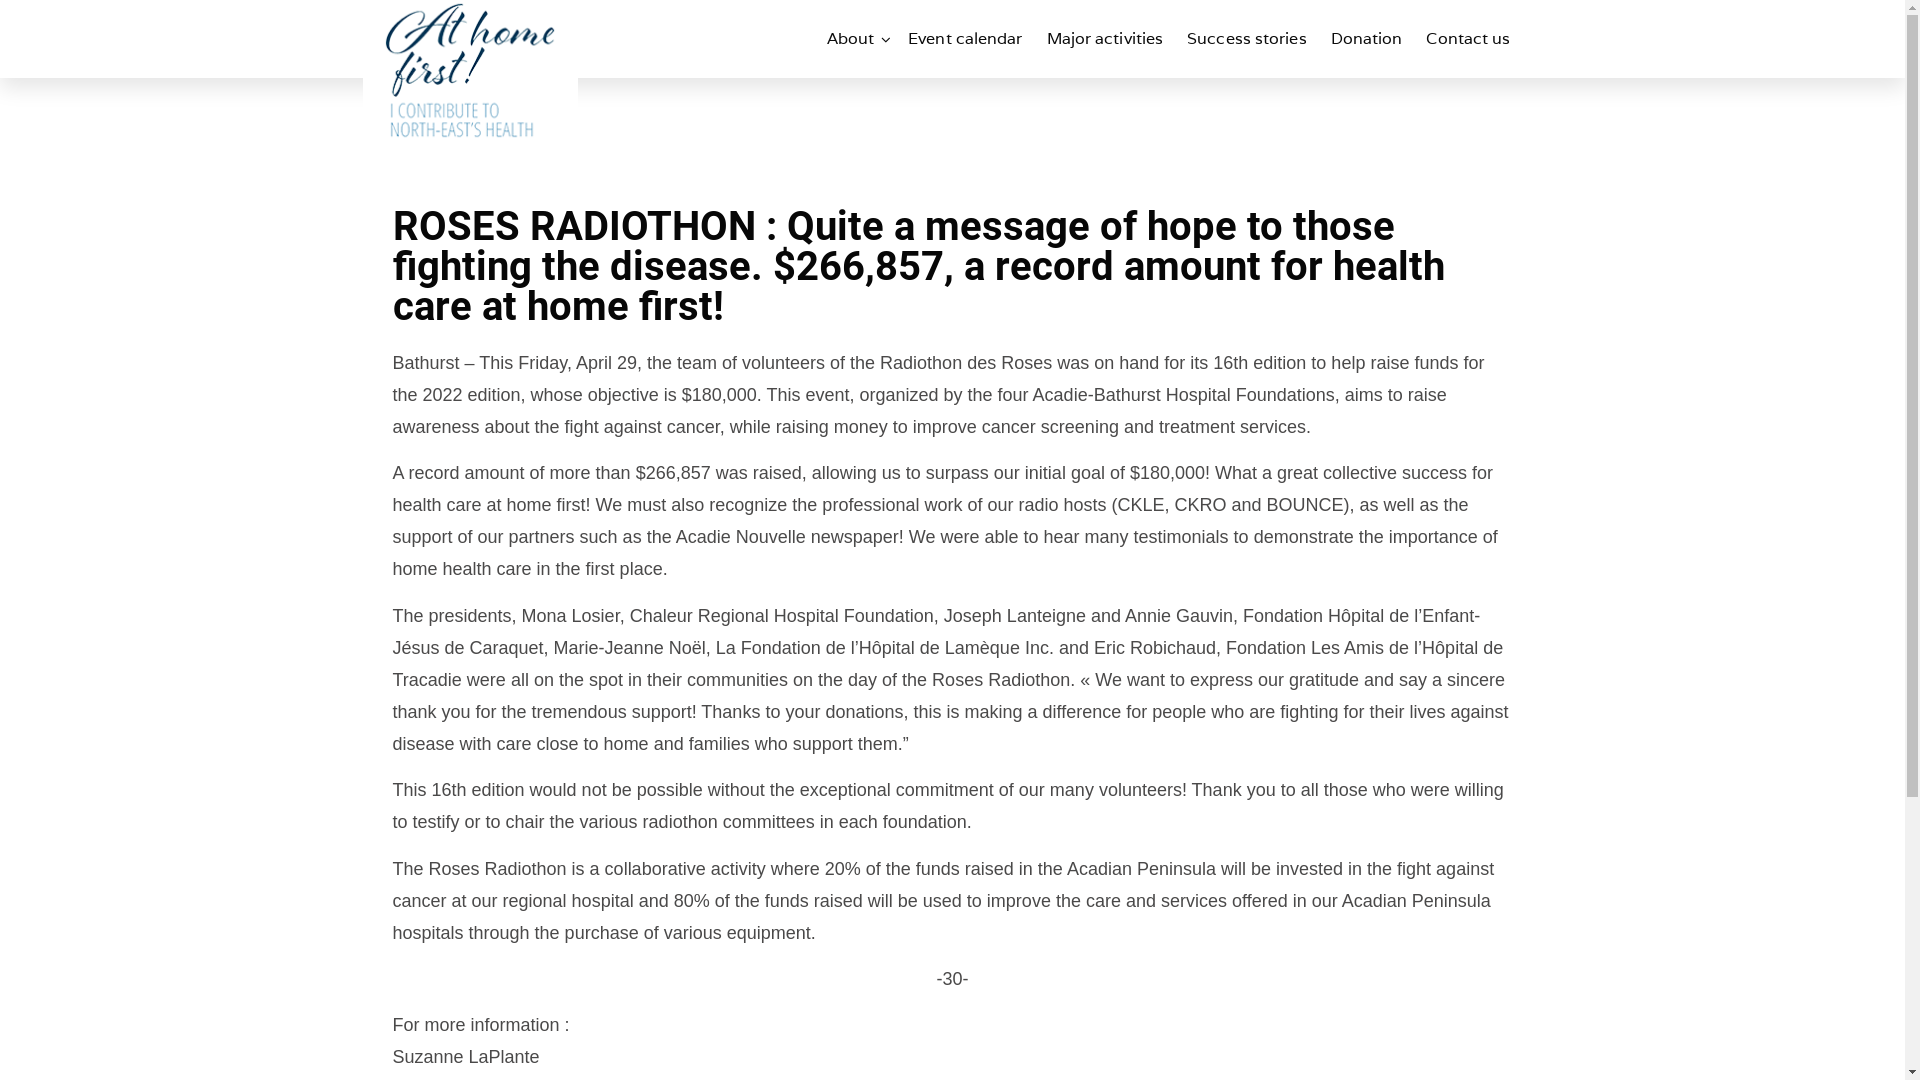 The width and height of the screenshot is (1920, 1080). Describe the element at coordinates (855, 38) in the screenshot. I see `'About'` at that location.